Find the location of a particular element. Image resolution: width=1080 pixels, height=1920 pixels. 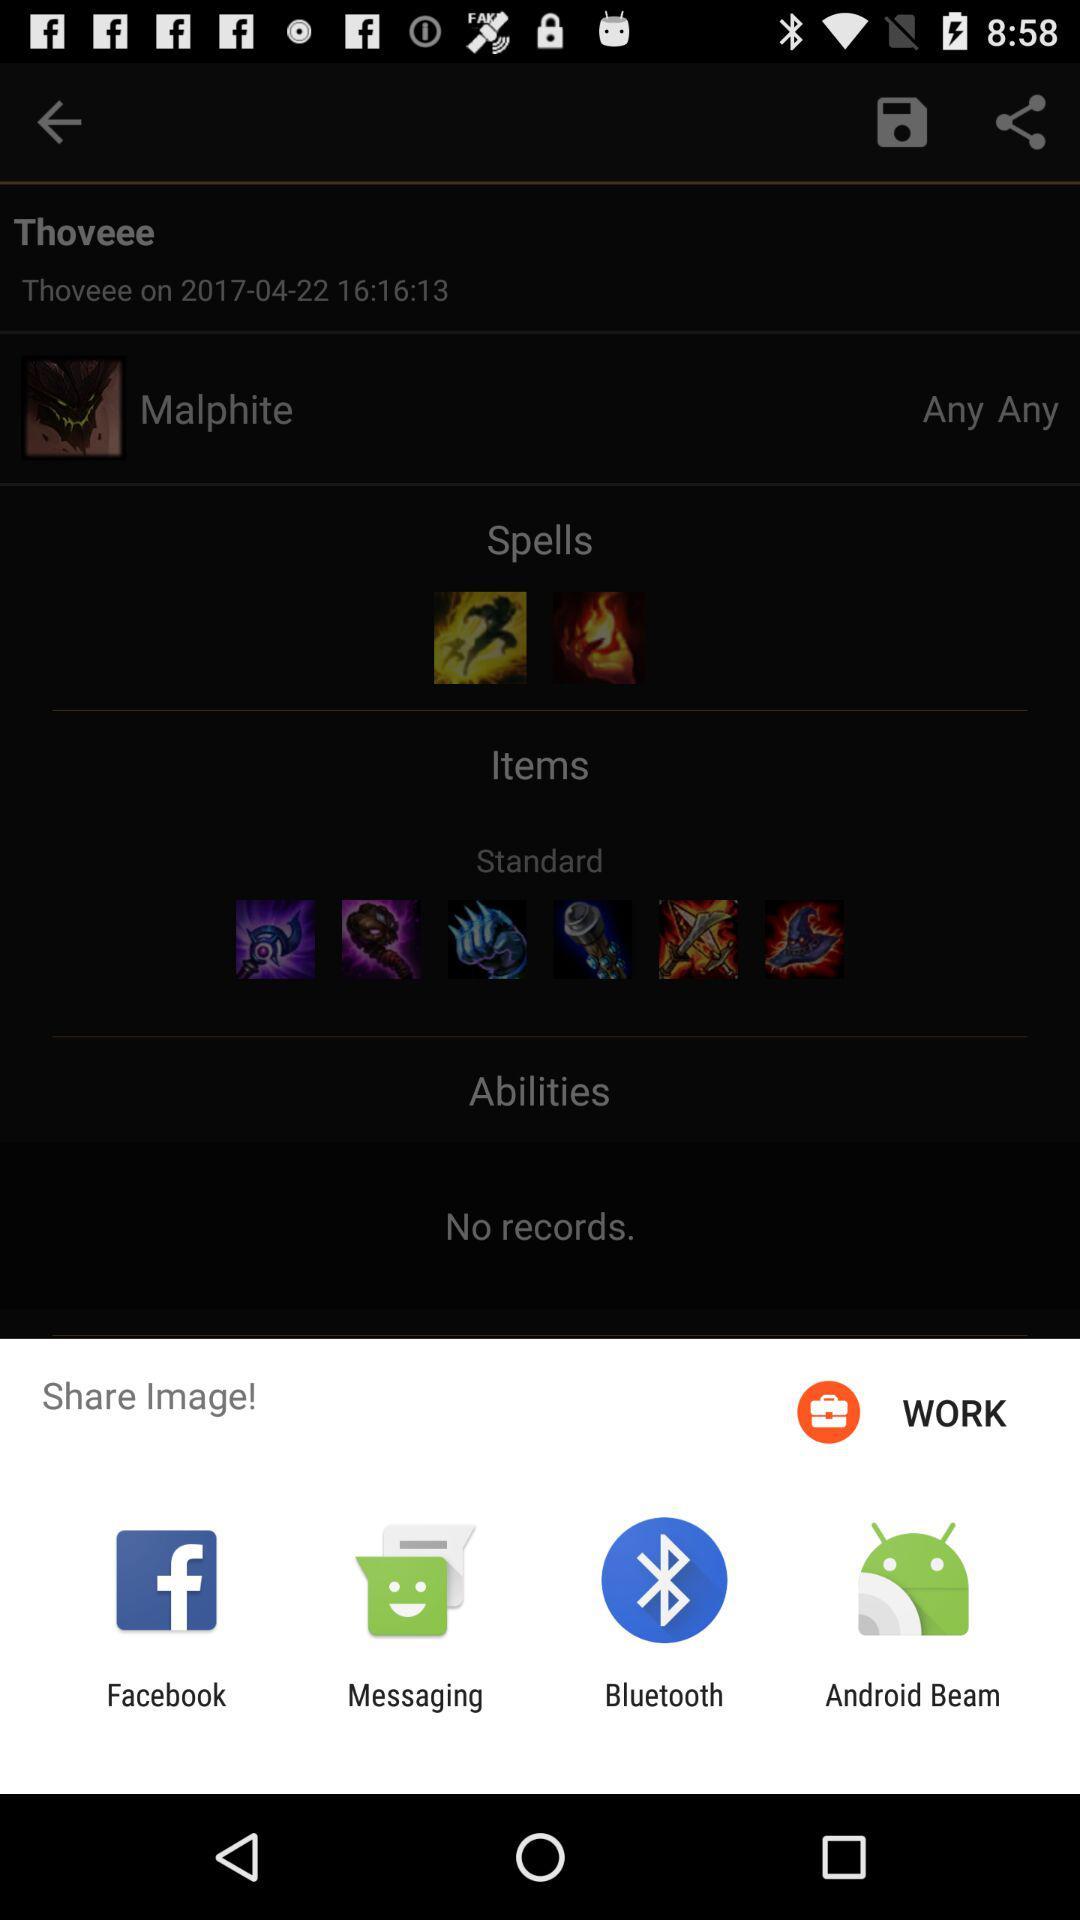

facebook icon is located at coordinates (165, 1711).